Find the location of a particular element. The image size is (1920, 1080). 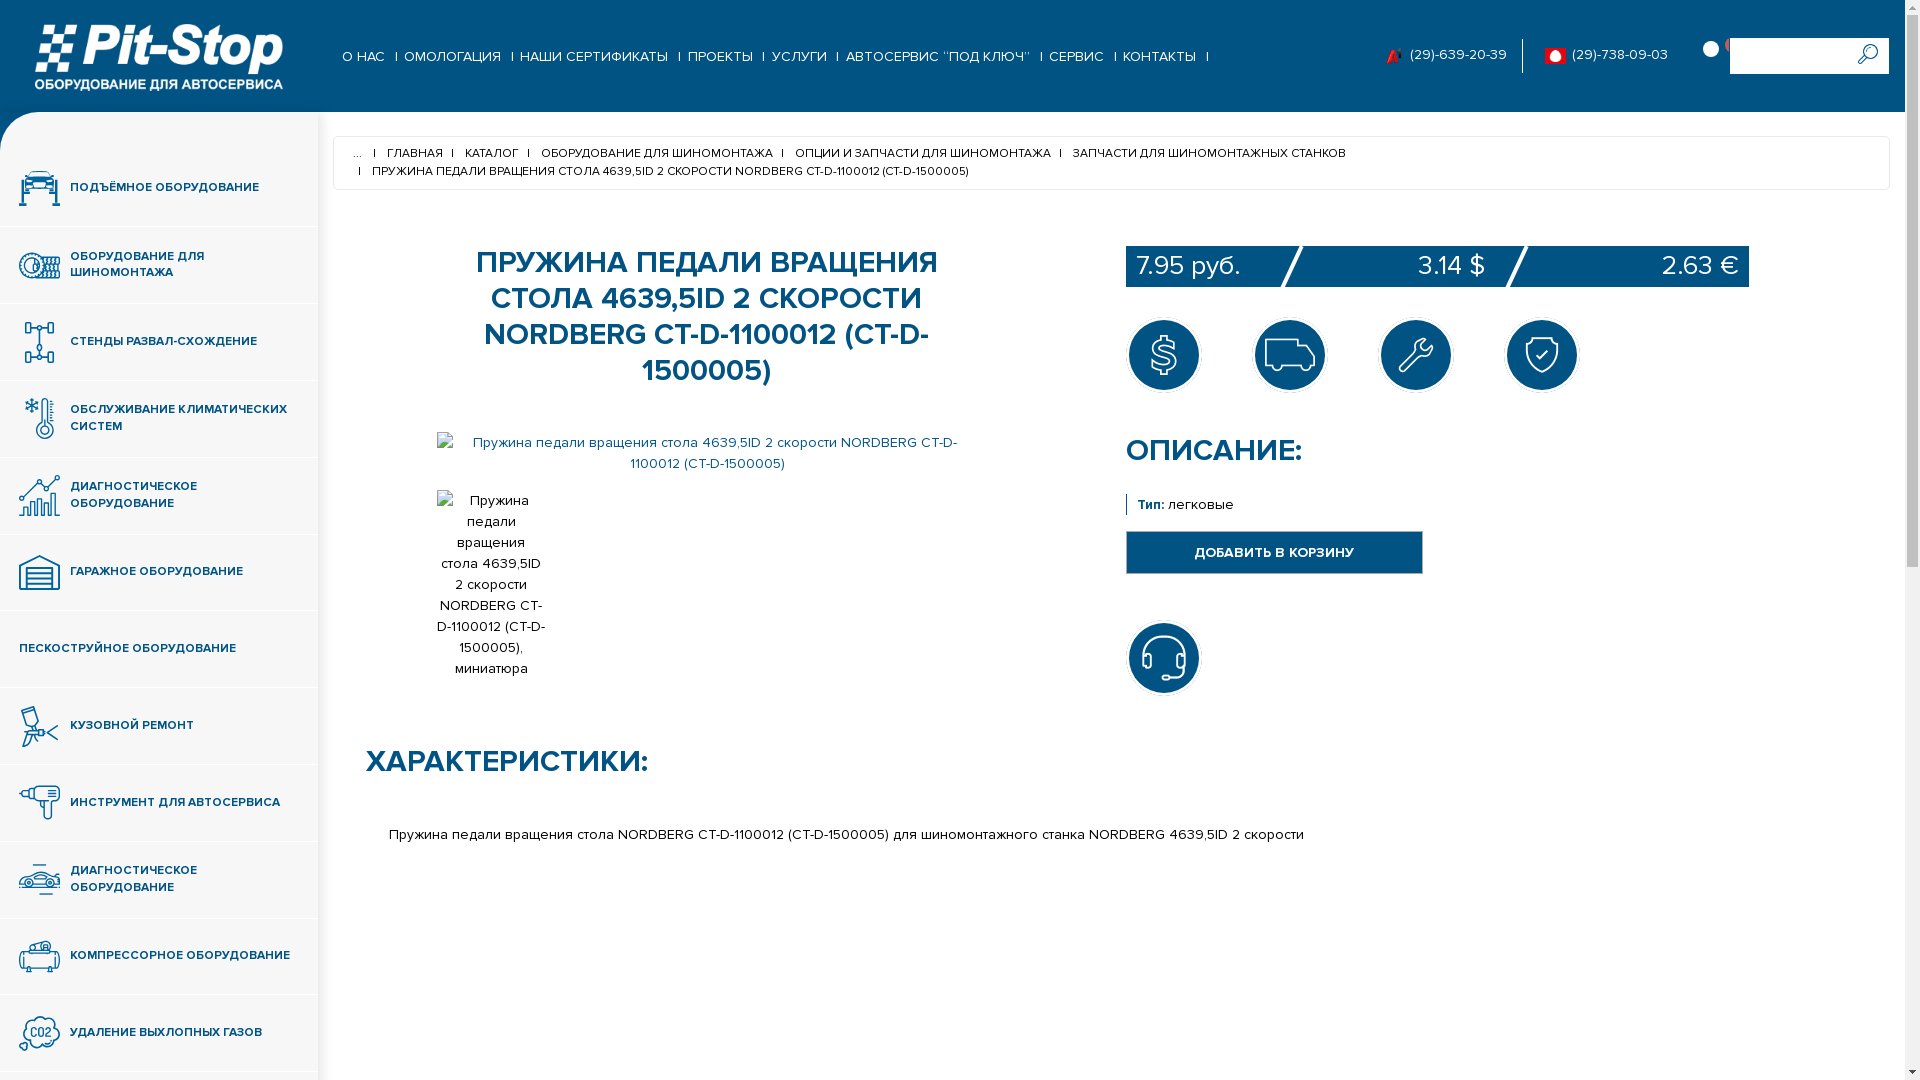

'0' is located at coordinates (1715, 55).